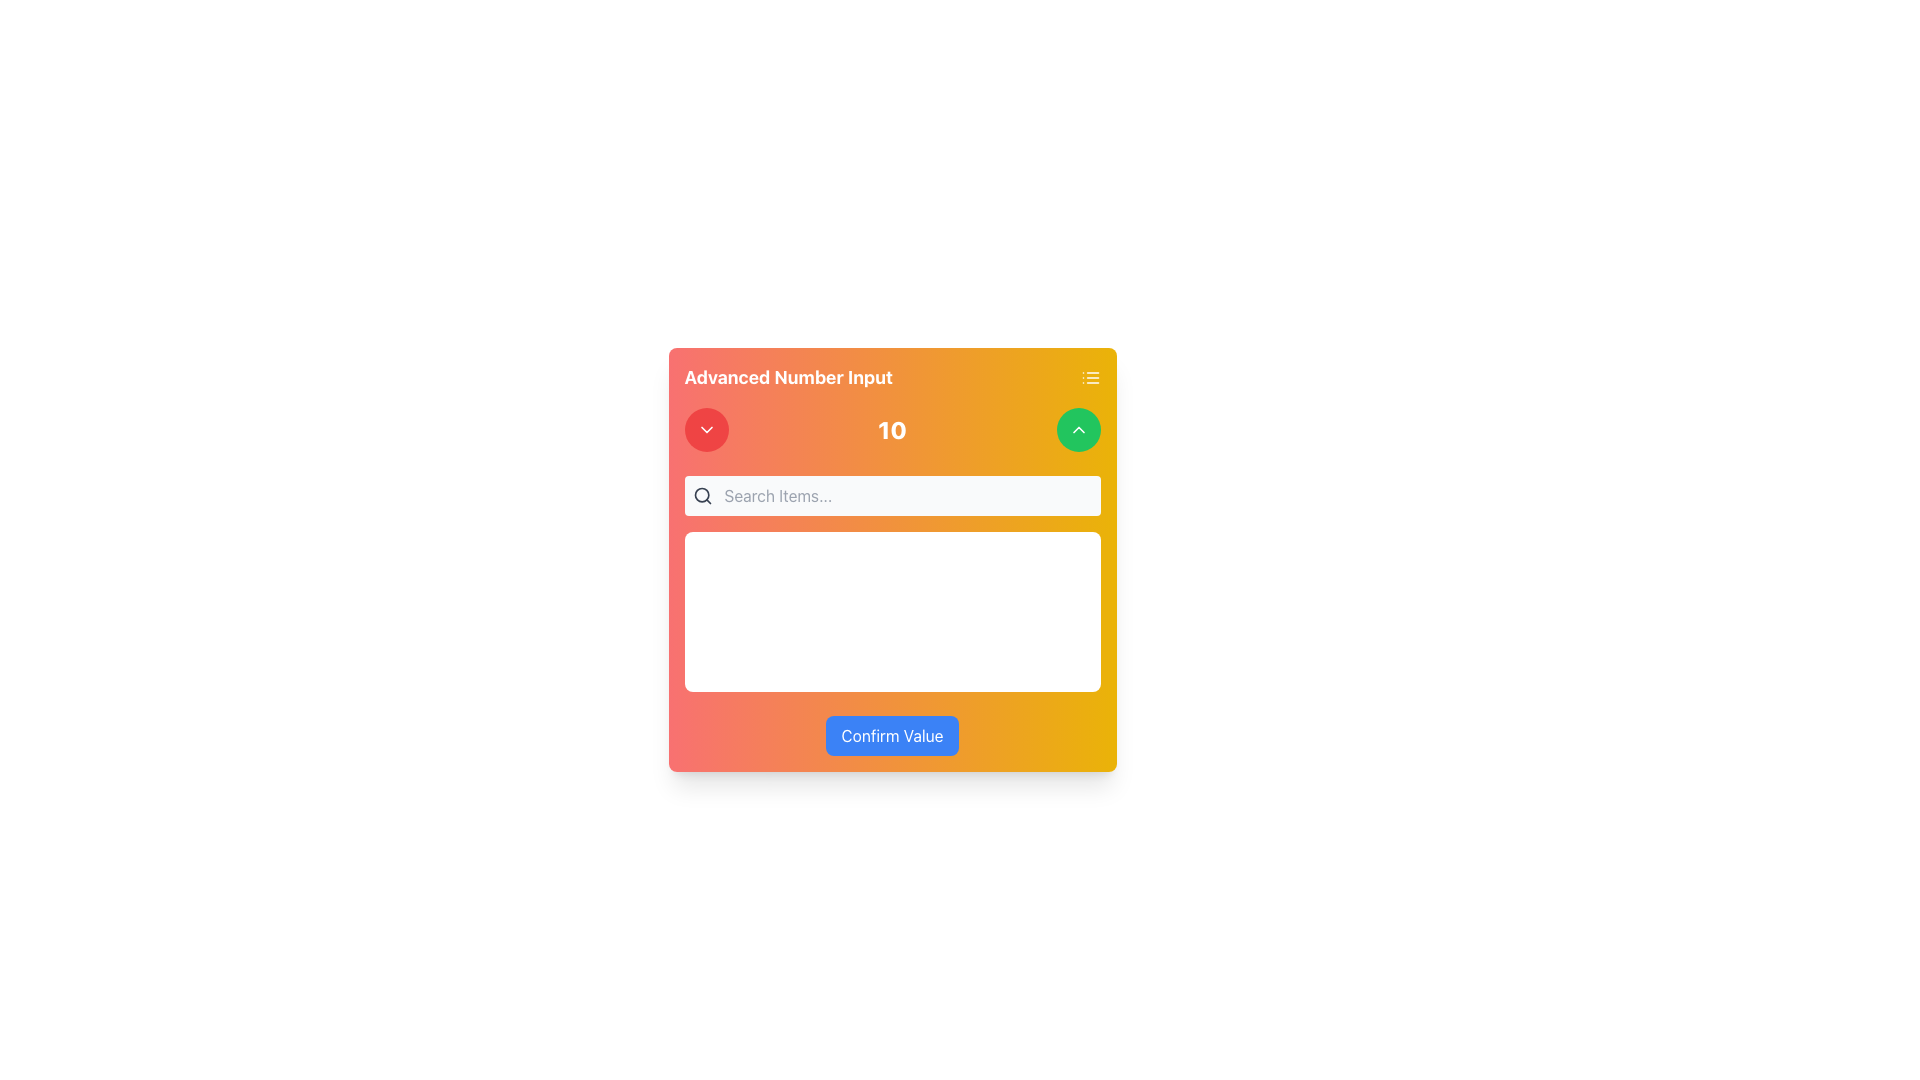  What do you see at coordinates (891, 428) in the screenshot?
I see `the numeric display showing the value '10' in a bold font, located centrally within the horizontal bar of the 'Advanced Number Input' component` at bounding box center [891, 428].